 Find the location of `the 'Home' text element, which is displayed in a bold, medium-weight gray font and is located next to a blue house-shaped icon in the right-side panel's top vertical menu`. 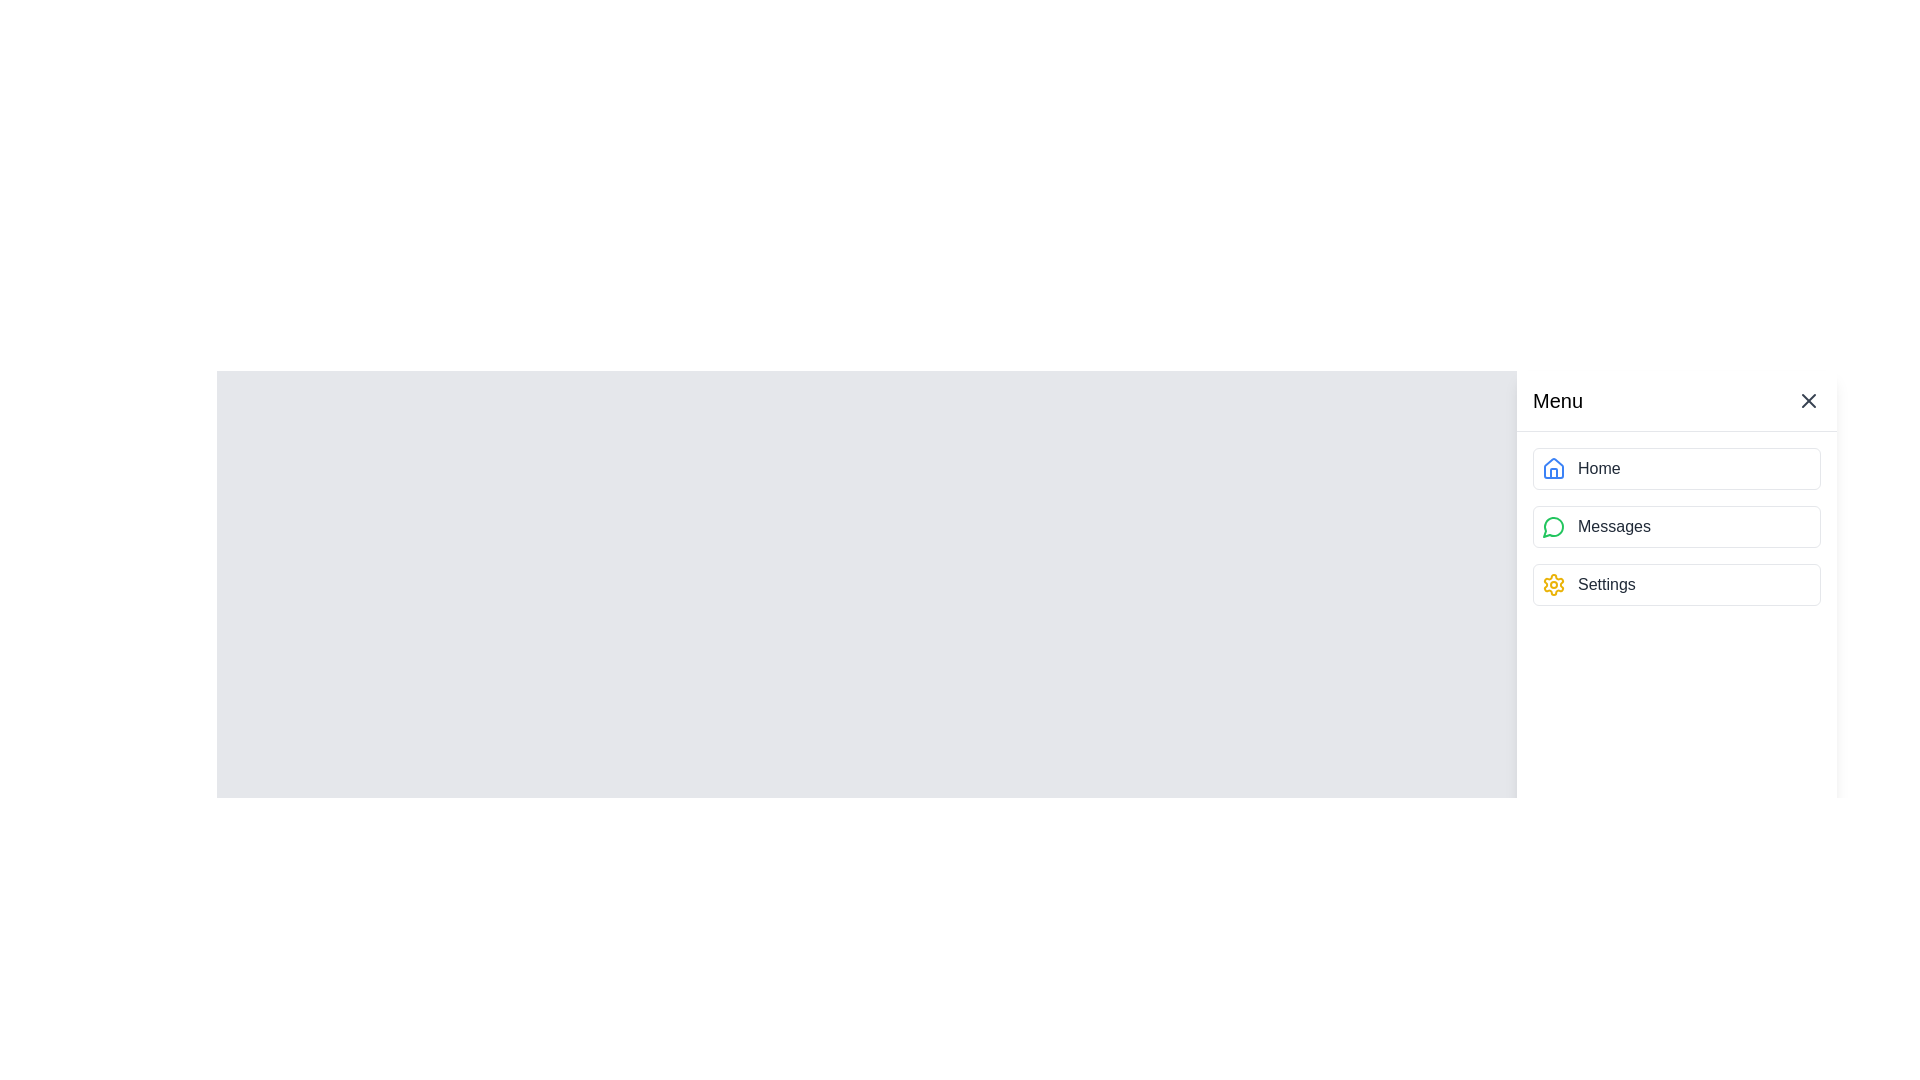

the 'Home' text element, which is displayed in a bold, medium-weight gray font and is located next to a blue house-shaped icon in the right-side panel's top vertical menu is located at coordinates (1598, 469).